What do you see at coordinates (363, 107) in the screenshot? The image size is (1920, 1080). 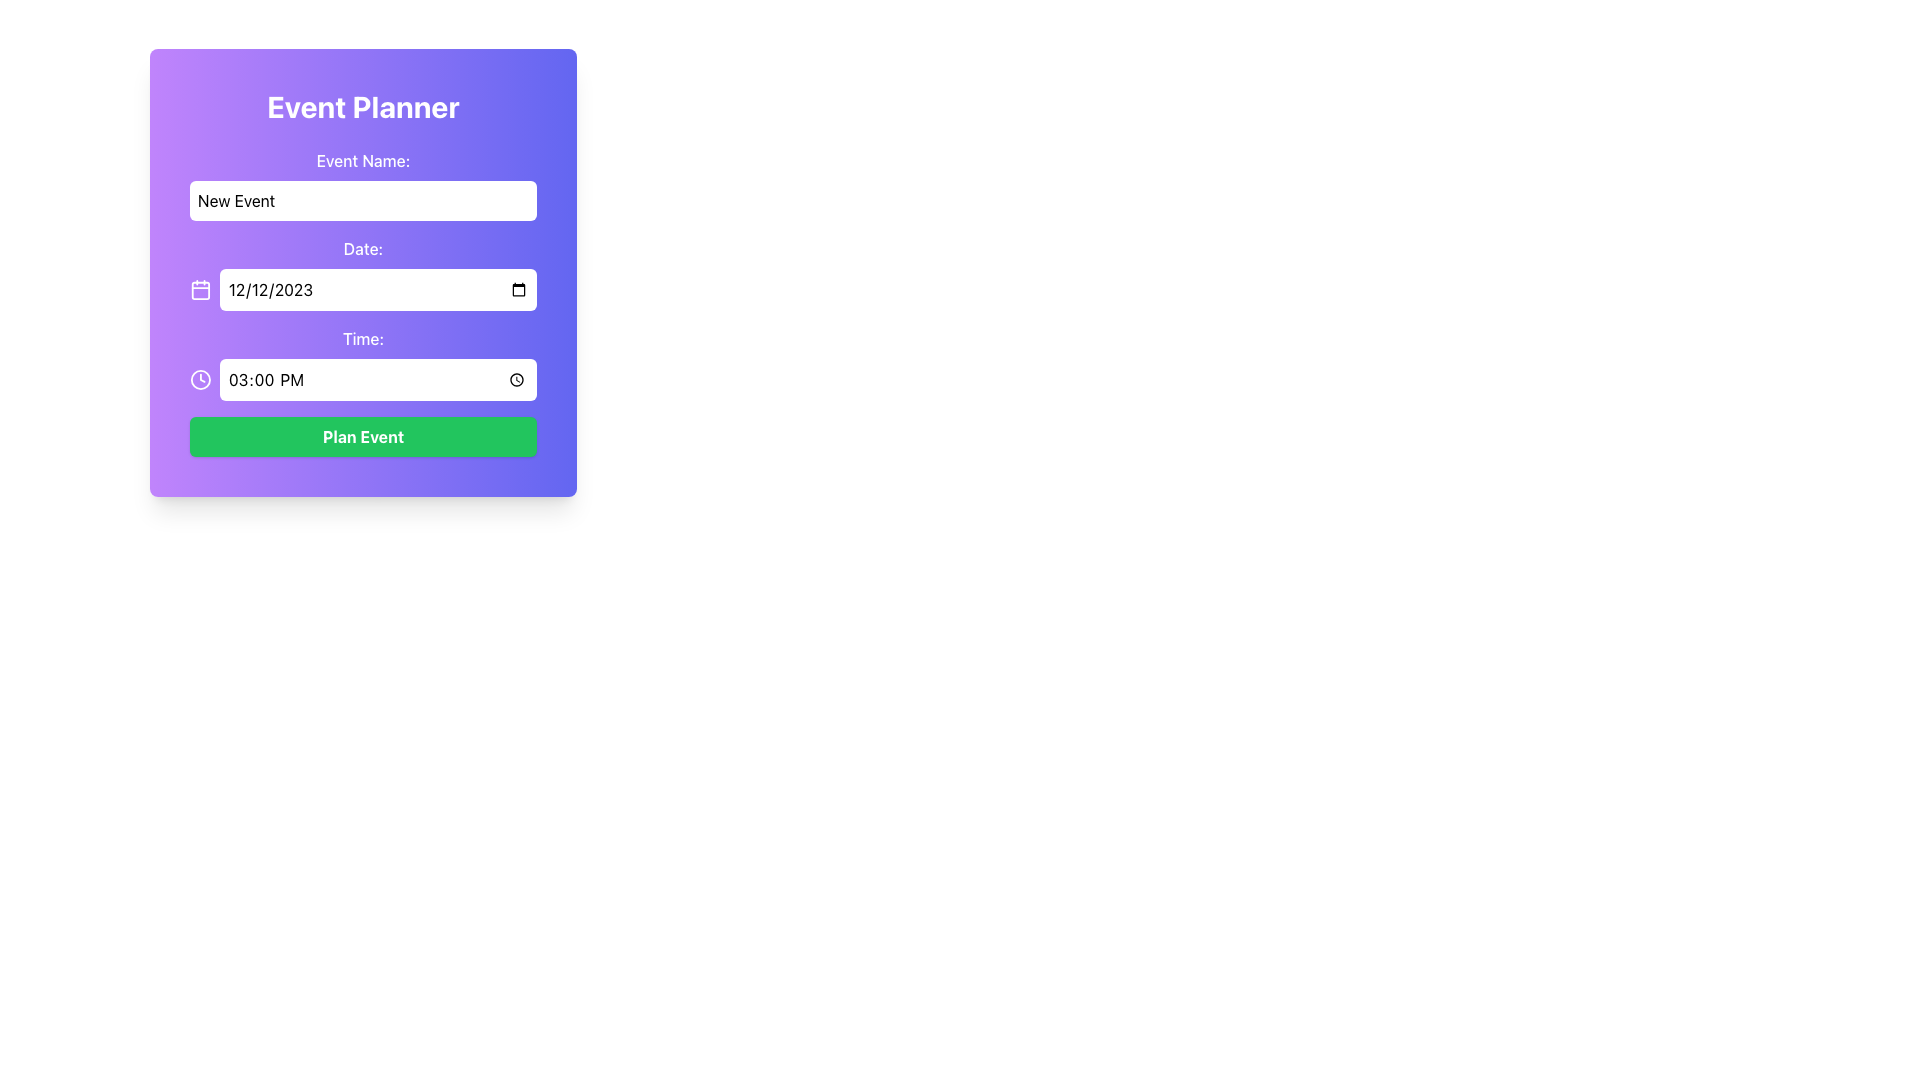 I see `prominent text header 'Event Planner' which is styled as a bold heading at the top center of the form card` at bounding box center [363, 107].